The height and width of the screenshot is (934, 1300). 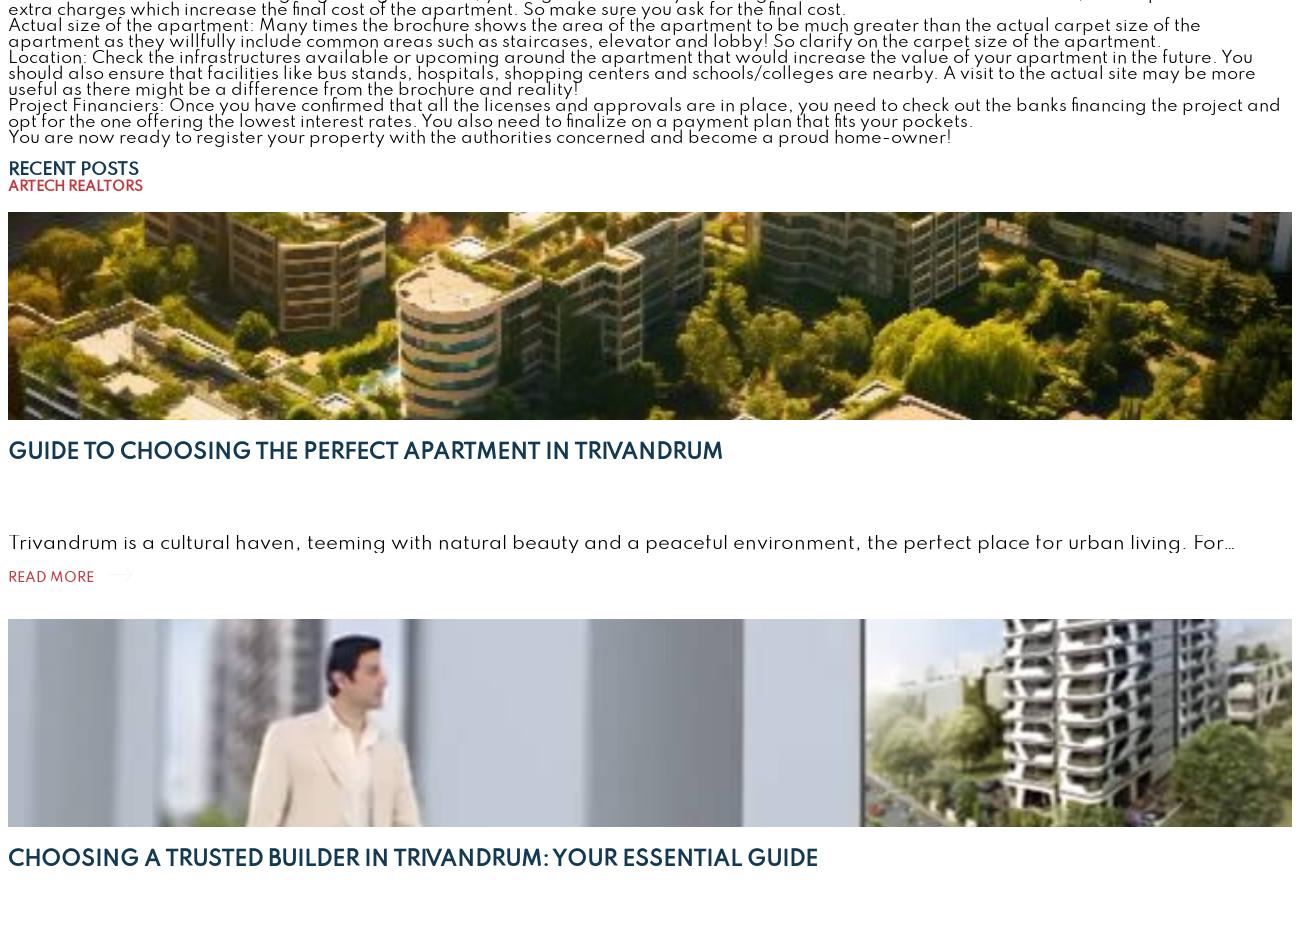 I want to click on 'You are now ready to register your property with the authorities concerned and become a proud home-owner!', so click(x=478, y=137).